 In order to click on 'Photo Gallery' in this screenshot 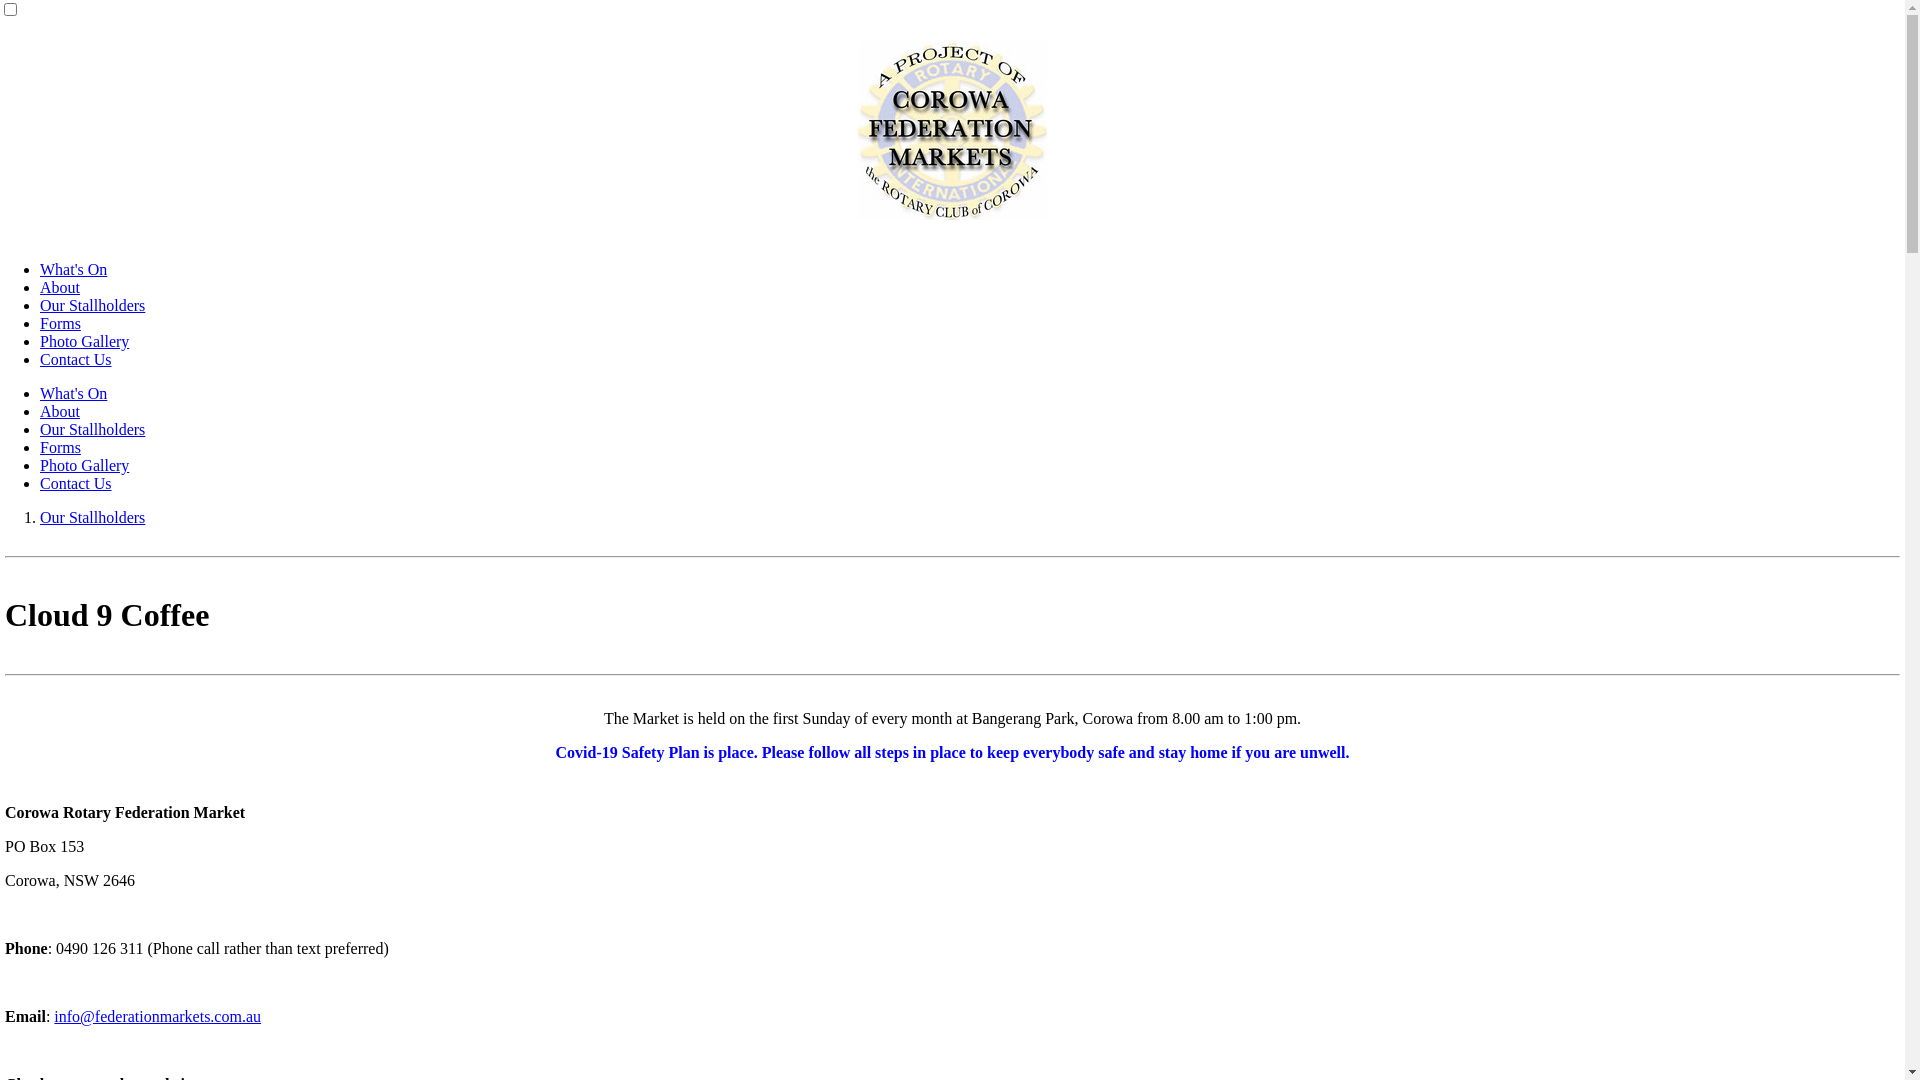, I will do `click(83, 340)`.